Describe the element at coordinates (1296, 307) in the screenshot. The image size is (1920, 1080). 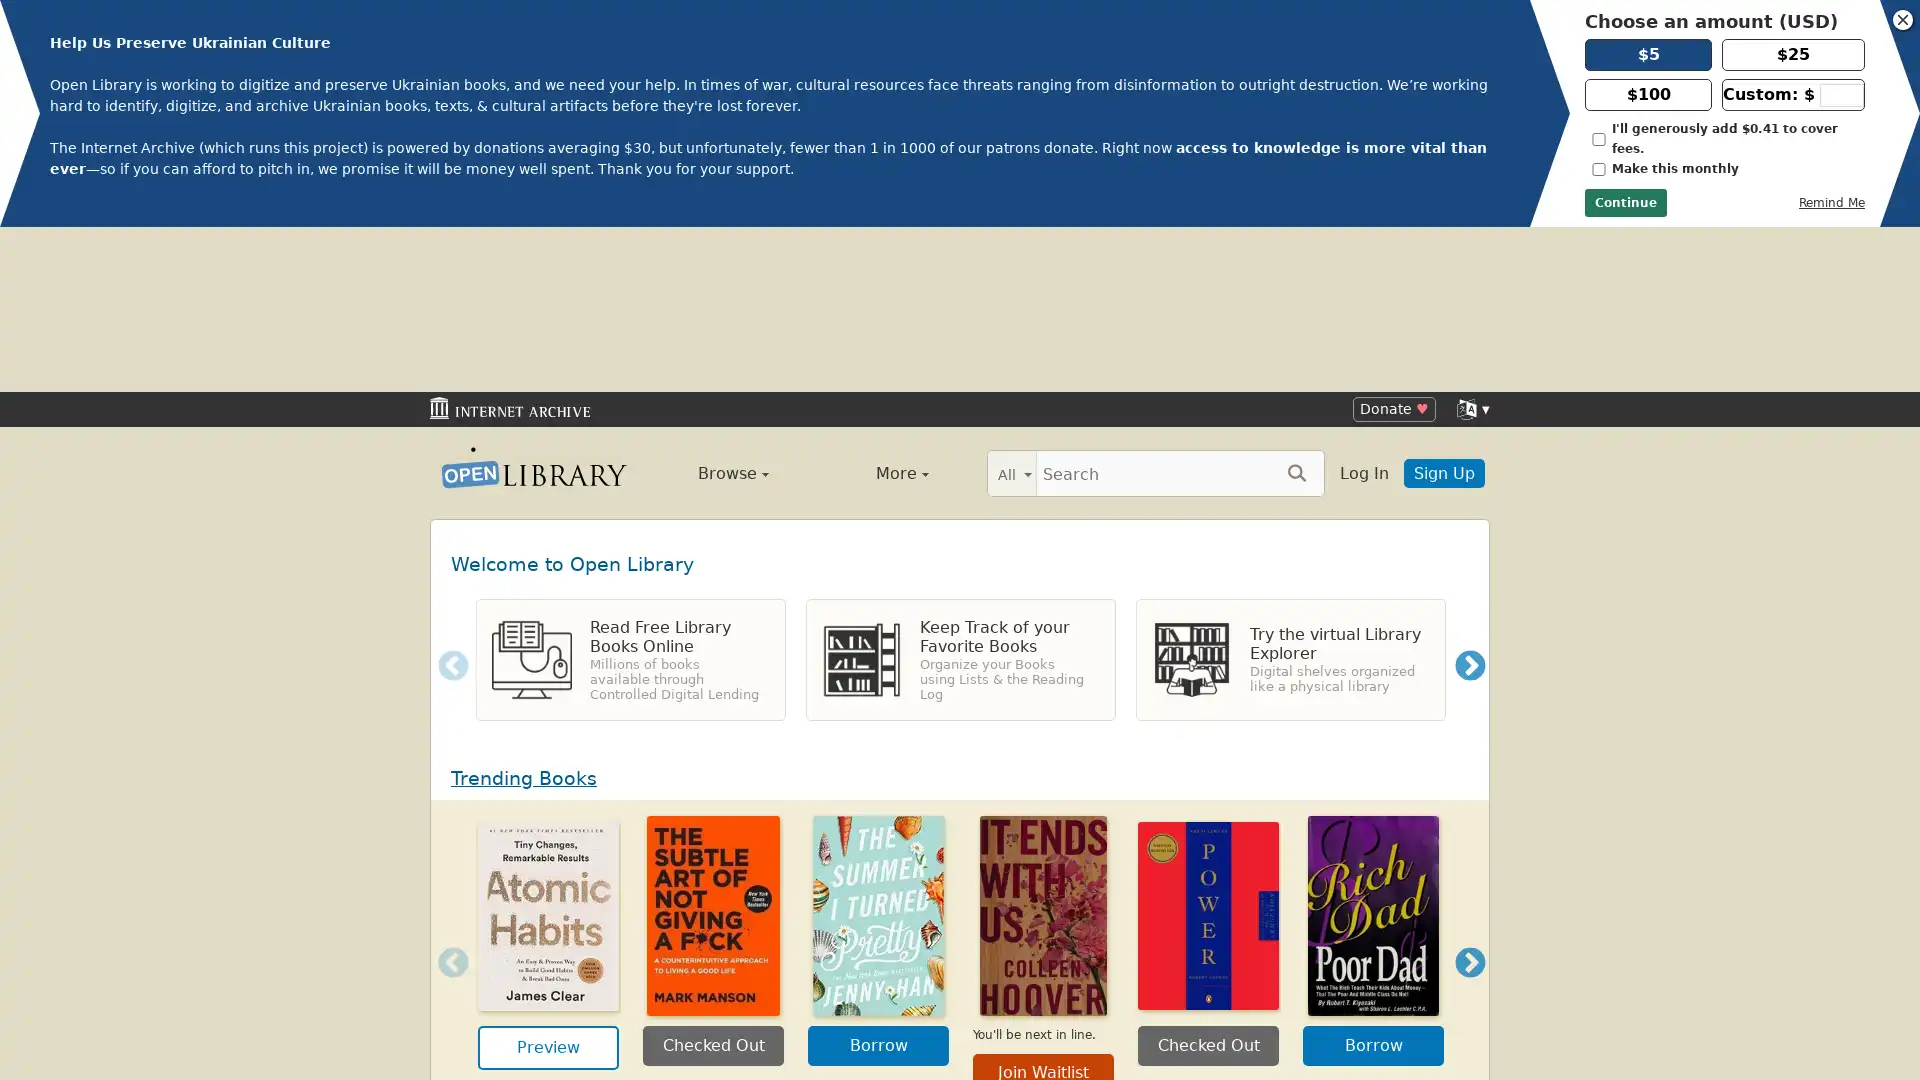
I see `Search submit` at that location.